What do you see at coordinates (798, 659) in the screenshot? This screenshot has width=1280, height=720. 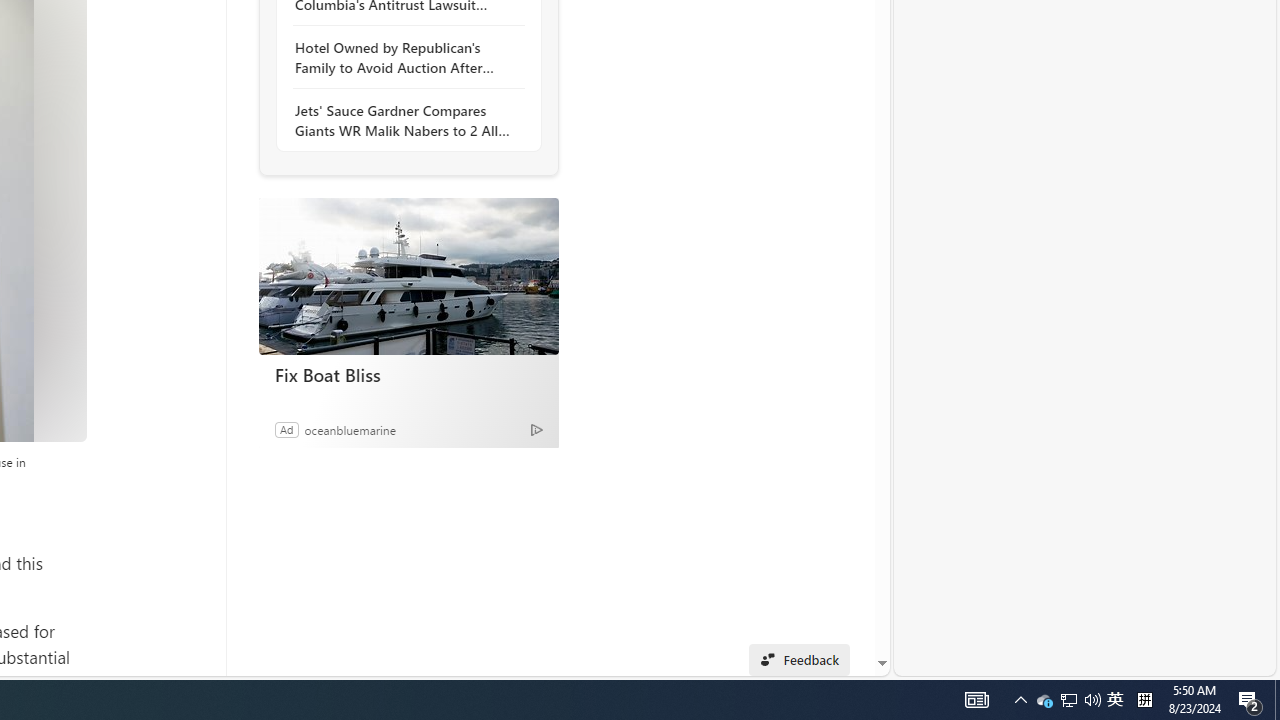 I see `'Feedback'` at bounding box center [798, 659].